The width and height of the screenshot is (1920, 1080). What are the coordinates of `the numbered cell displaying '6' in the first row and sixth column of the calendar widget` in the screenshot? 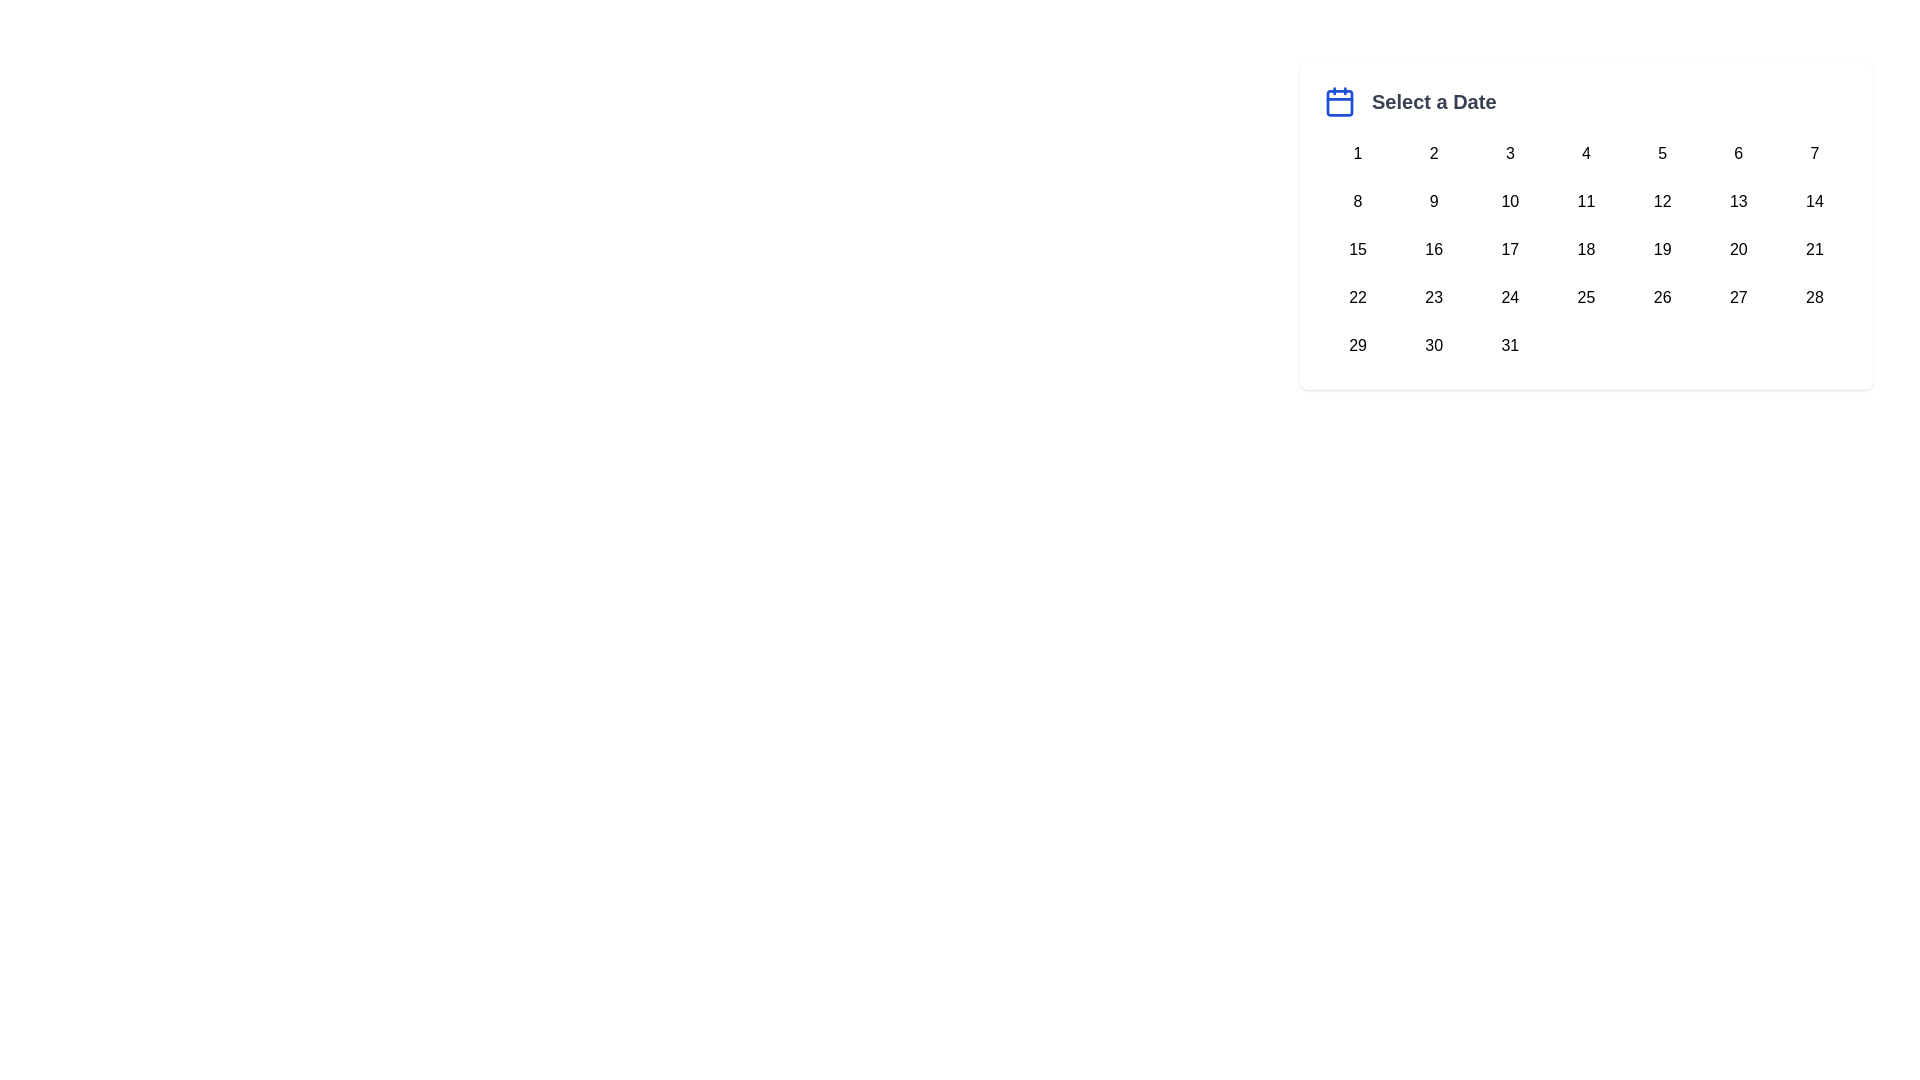 It's located at (1737, 153).